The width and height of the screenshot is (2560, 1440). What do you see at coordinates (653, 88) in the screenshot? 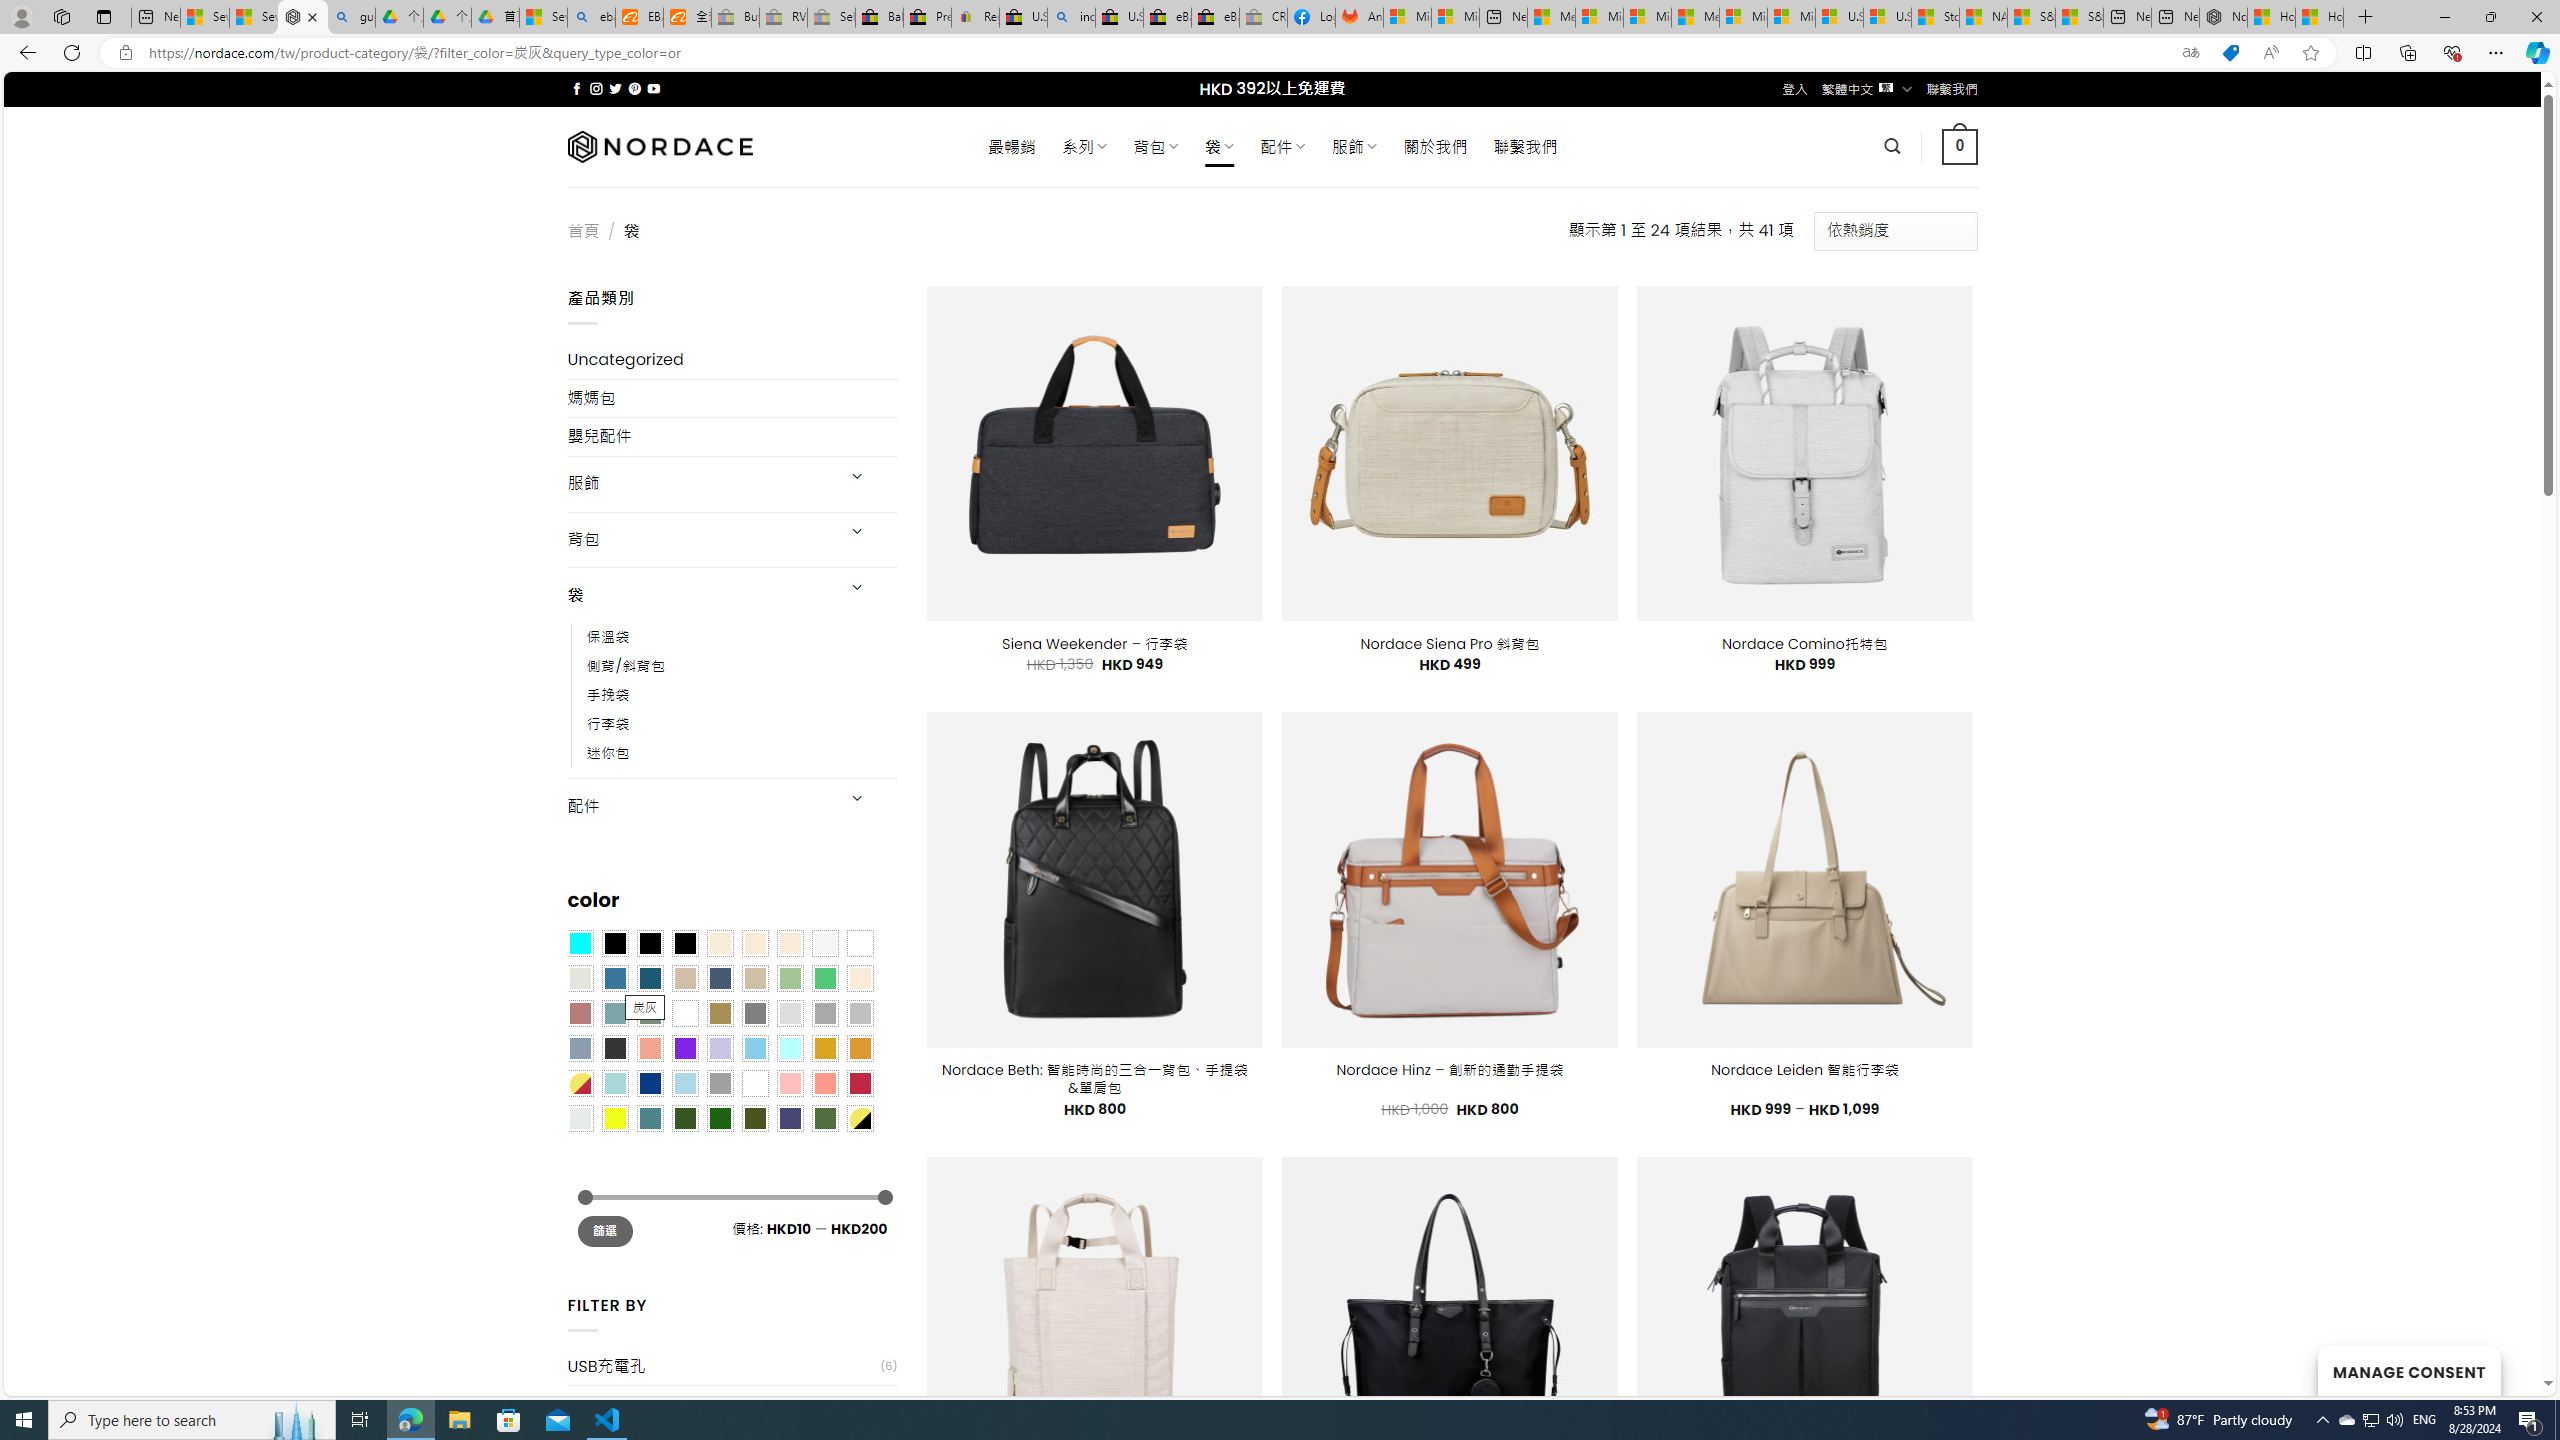
I see `'Follow on YouTube'` at bounding box center [653, 88].